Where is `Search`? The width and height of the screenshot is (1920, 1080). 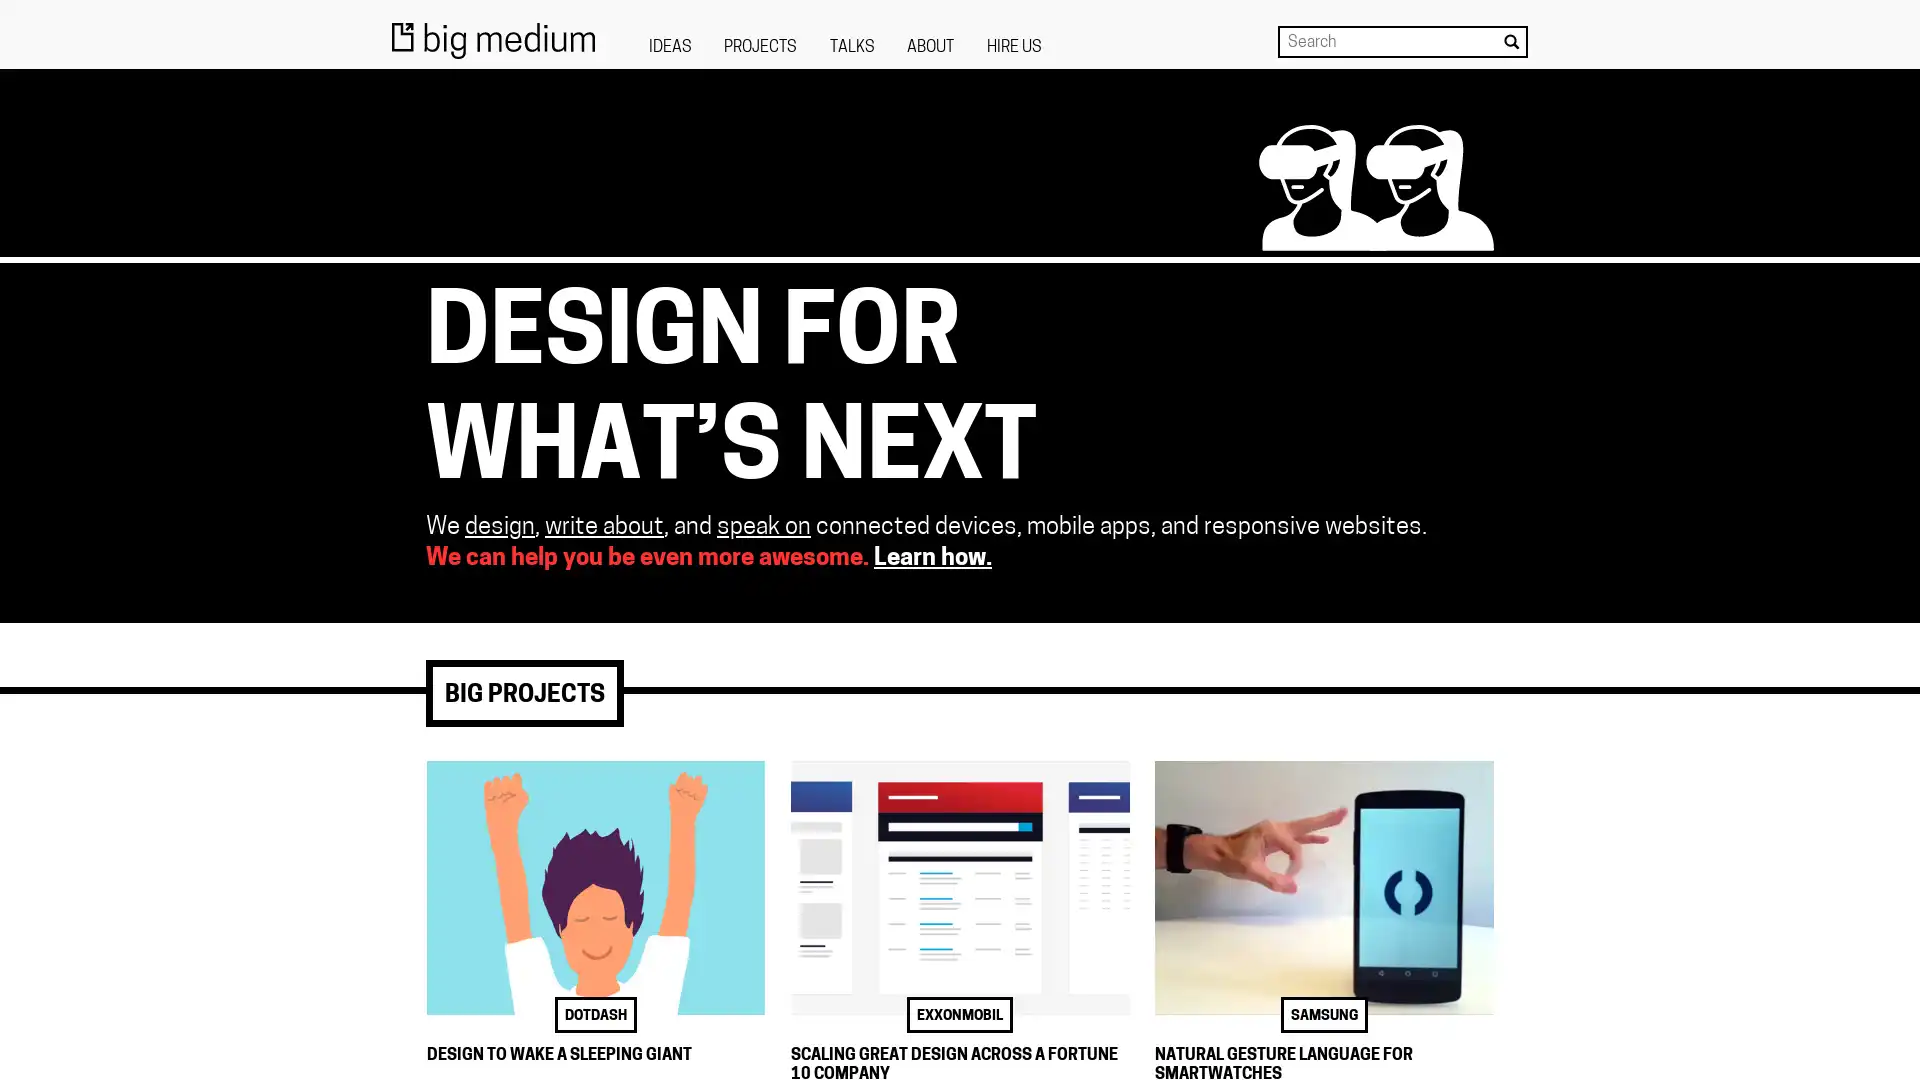
Search is located at coordinates (1511, 41).